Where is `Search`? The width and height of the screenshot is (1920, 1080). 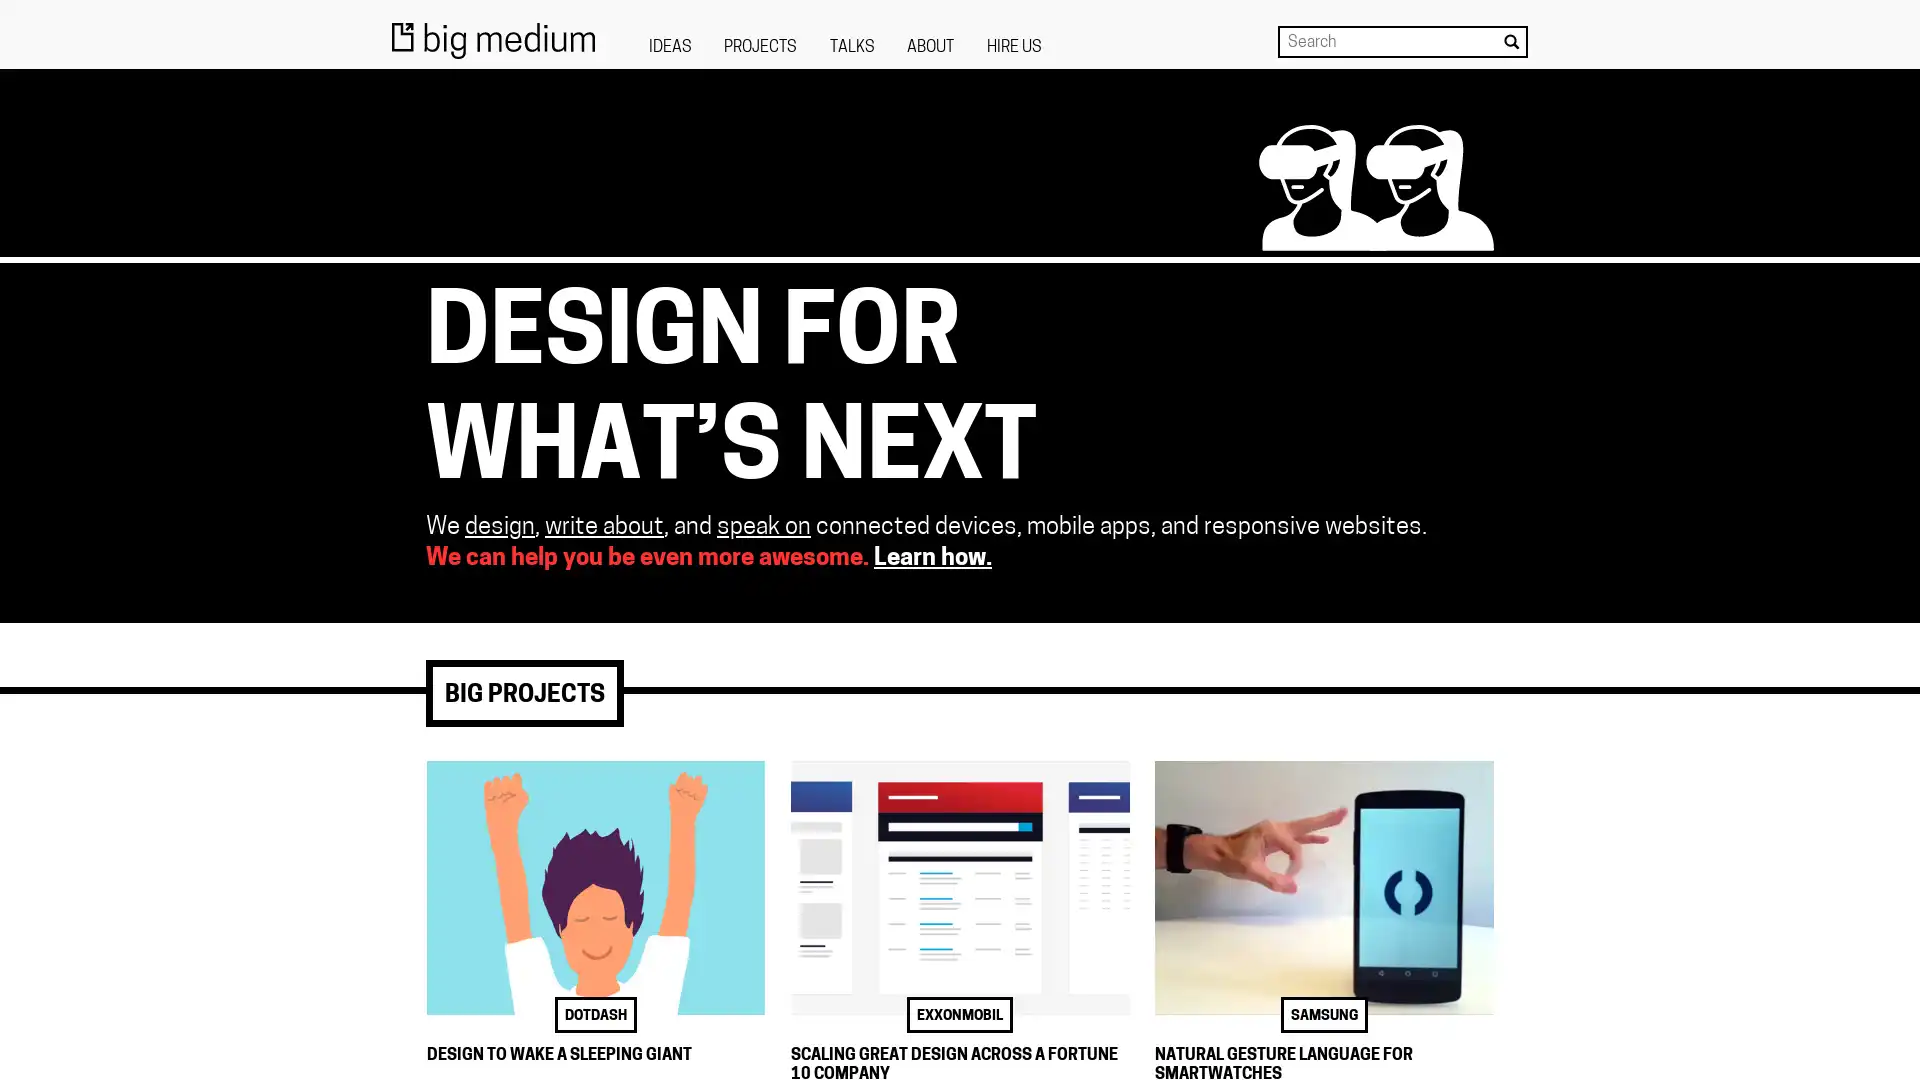
Search is located at coordinates (1511, 41).